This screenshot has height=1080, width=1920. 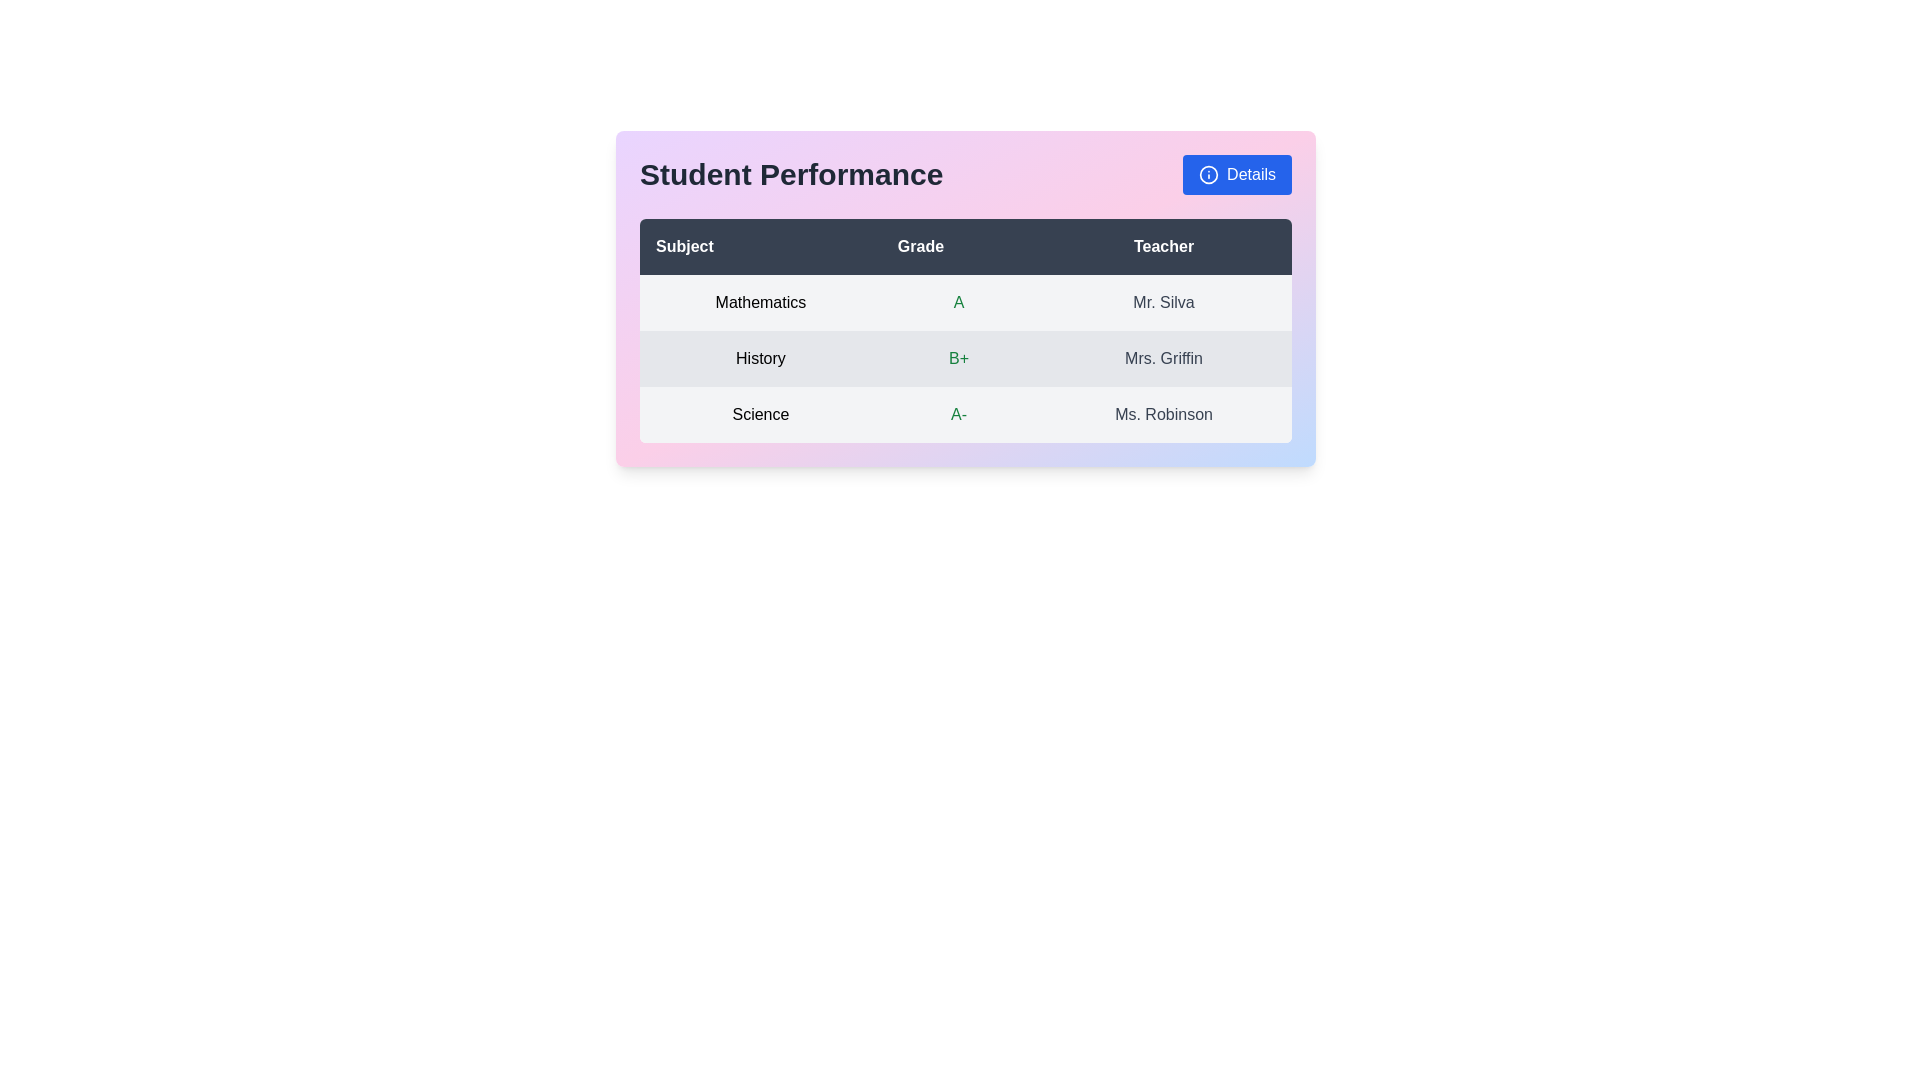 What do you see at coordinates (759, 414) in the screenshot?
I see `the 'Science' text label in the table under the 'Subject' column` at bounding box center [759, 414].